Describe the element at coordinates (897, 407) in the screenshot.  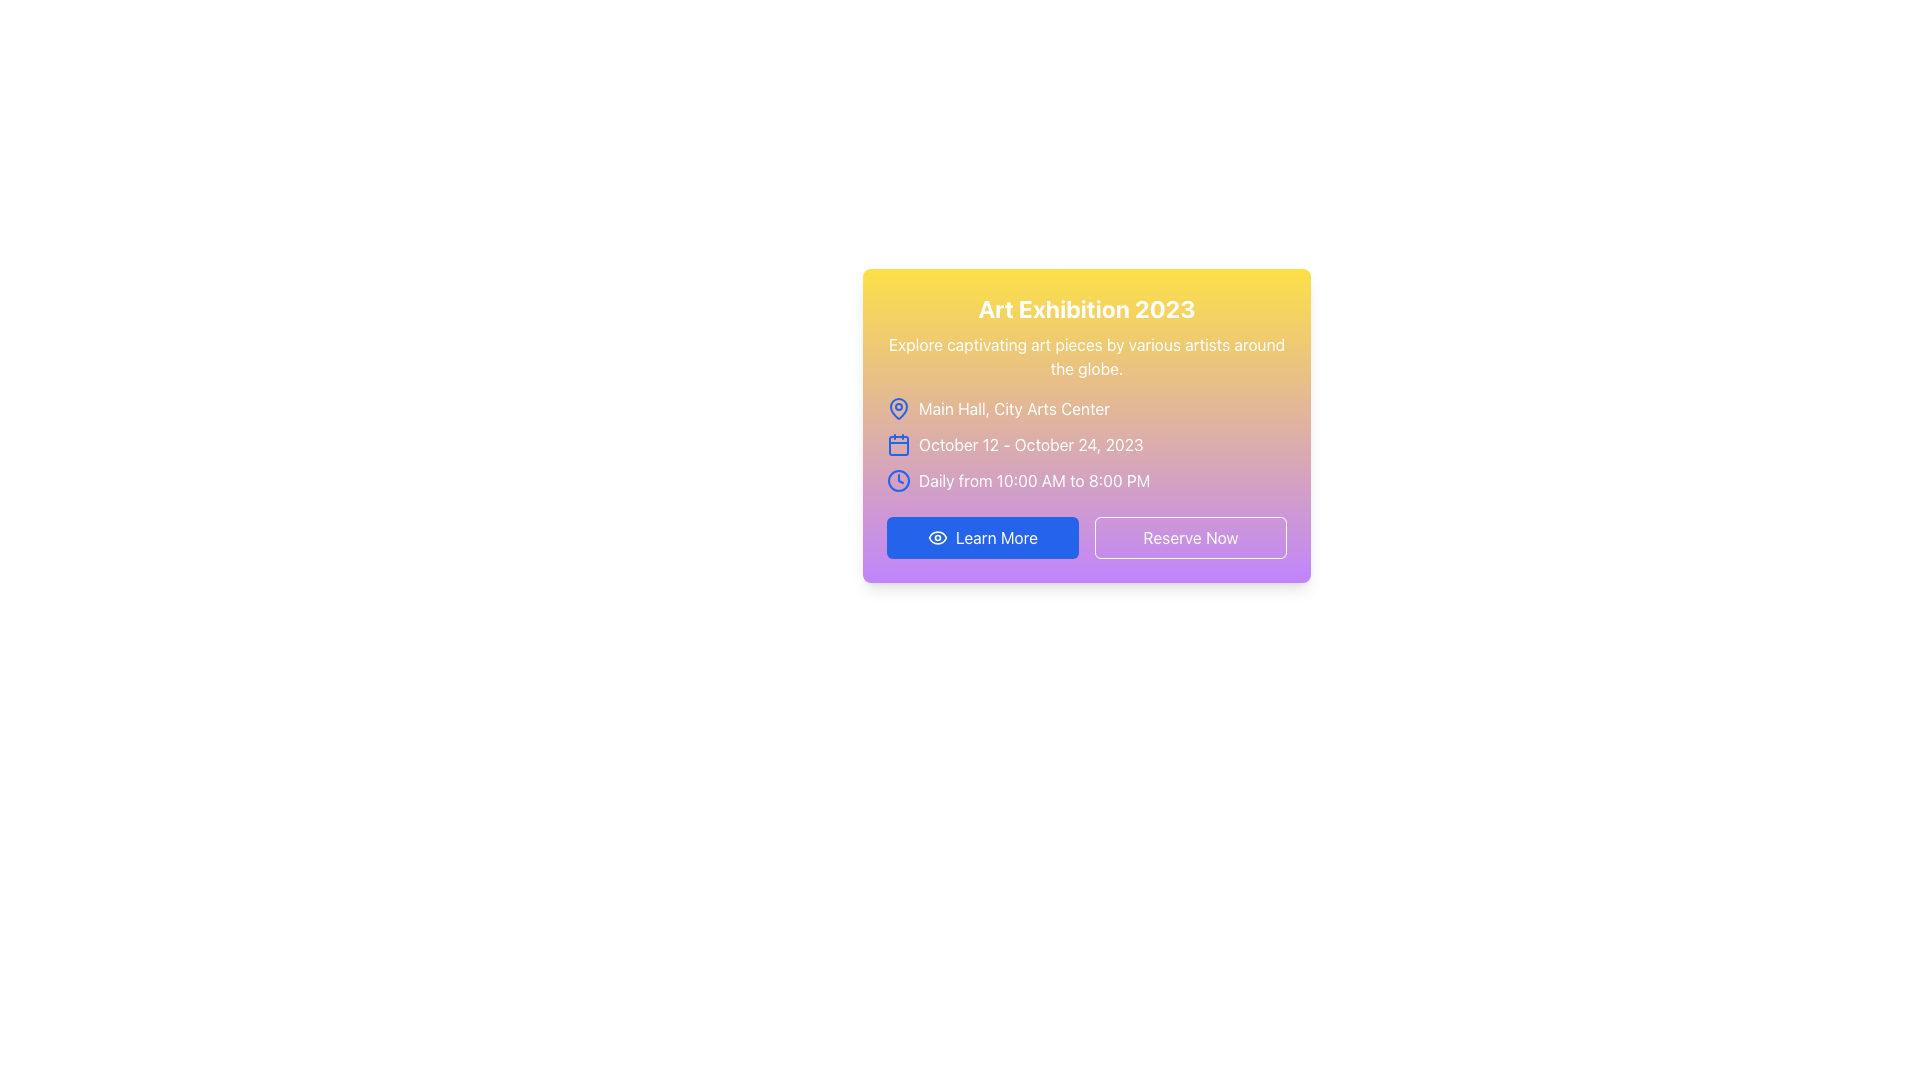
I see `the map pin icon, which is a light blue outlined vector graphic located to the left of the location text 'Main Hall, City Arts Center' in the event detail card` at that location.